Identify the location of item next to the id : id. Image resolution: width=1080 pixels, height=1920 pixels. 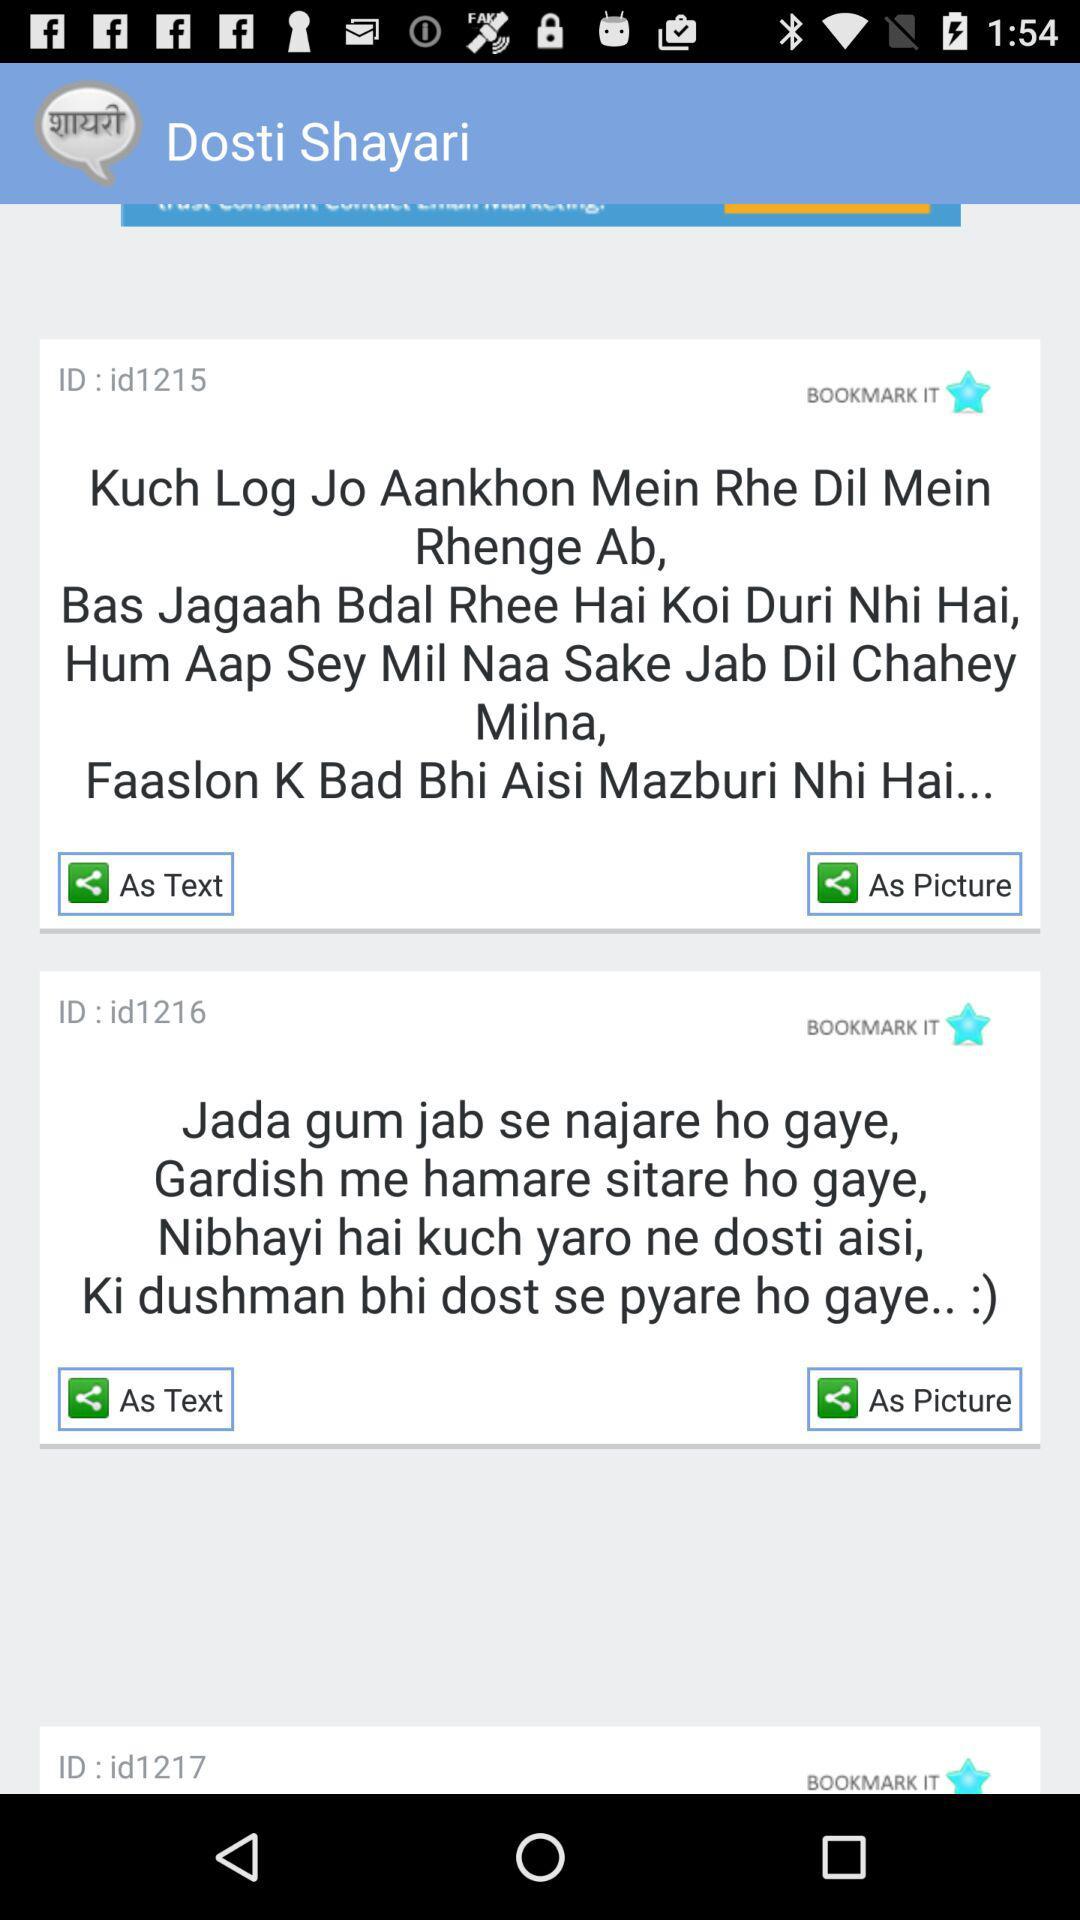
(169, 1010).